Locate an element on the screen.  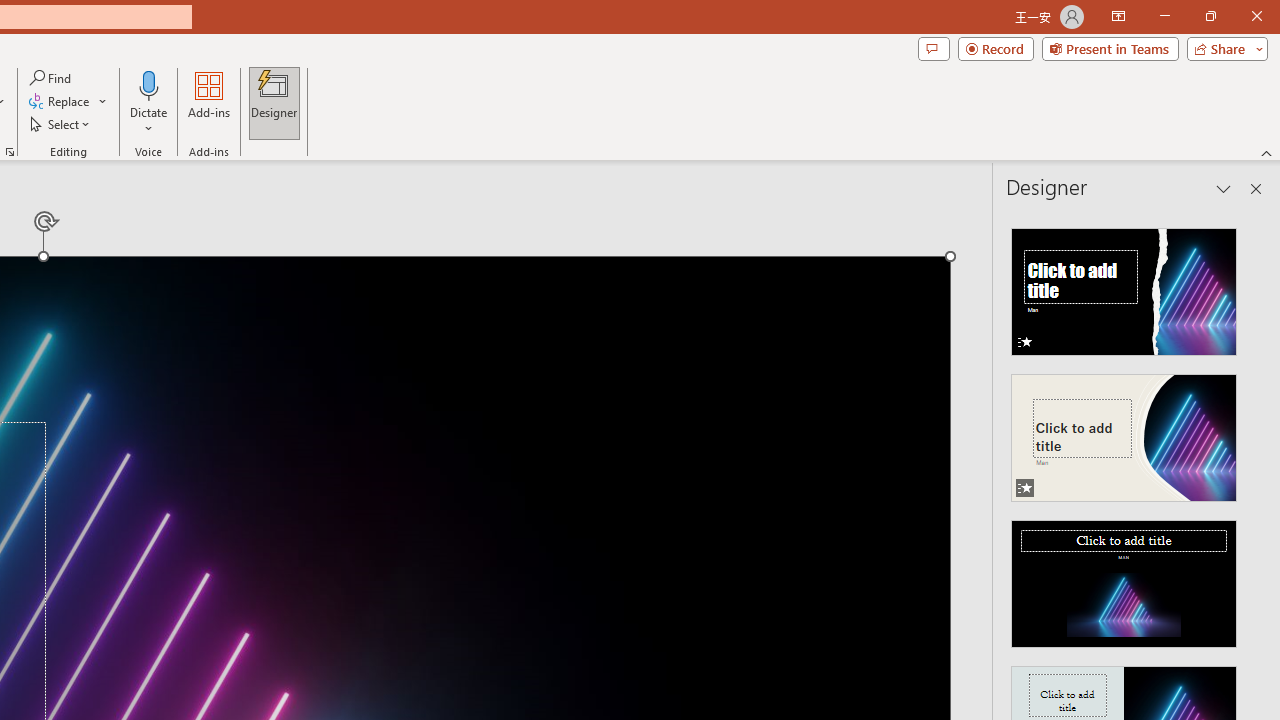
'Design Idea' is located at coordinates (1124, 577).